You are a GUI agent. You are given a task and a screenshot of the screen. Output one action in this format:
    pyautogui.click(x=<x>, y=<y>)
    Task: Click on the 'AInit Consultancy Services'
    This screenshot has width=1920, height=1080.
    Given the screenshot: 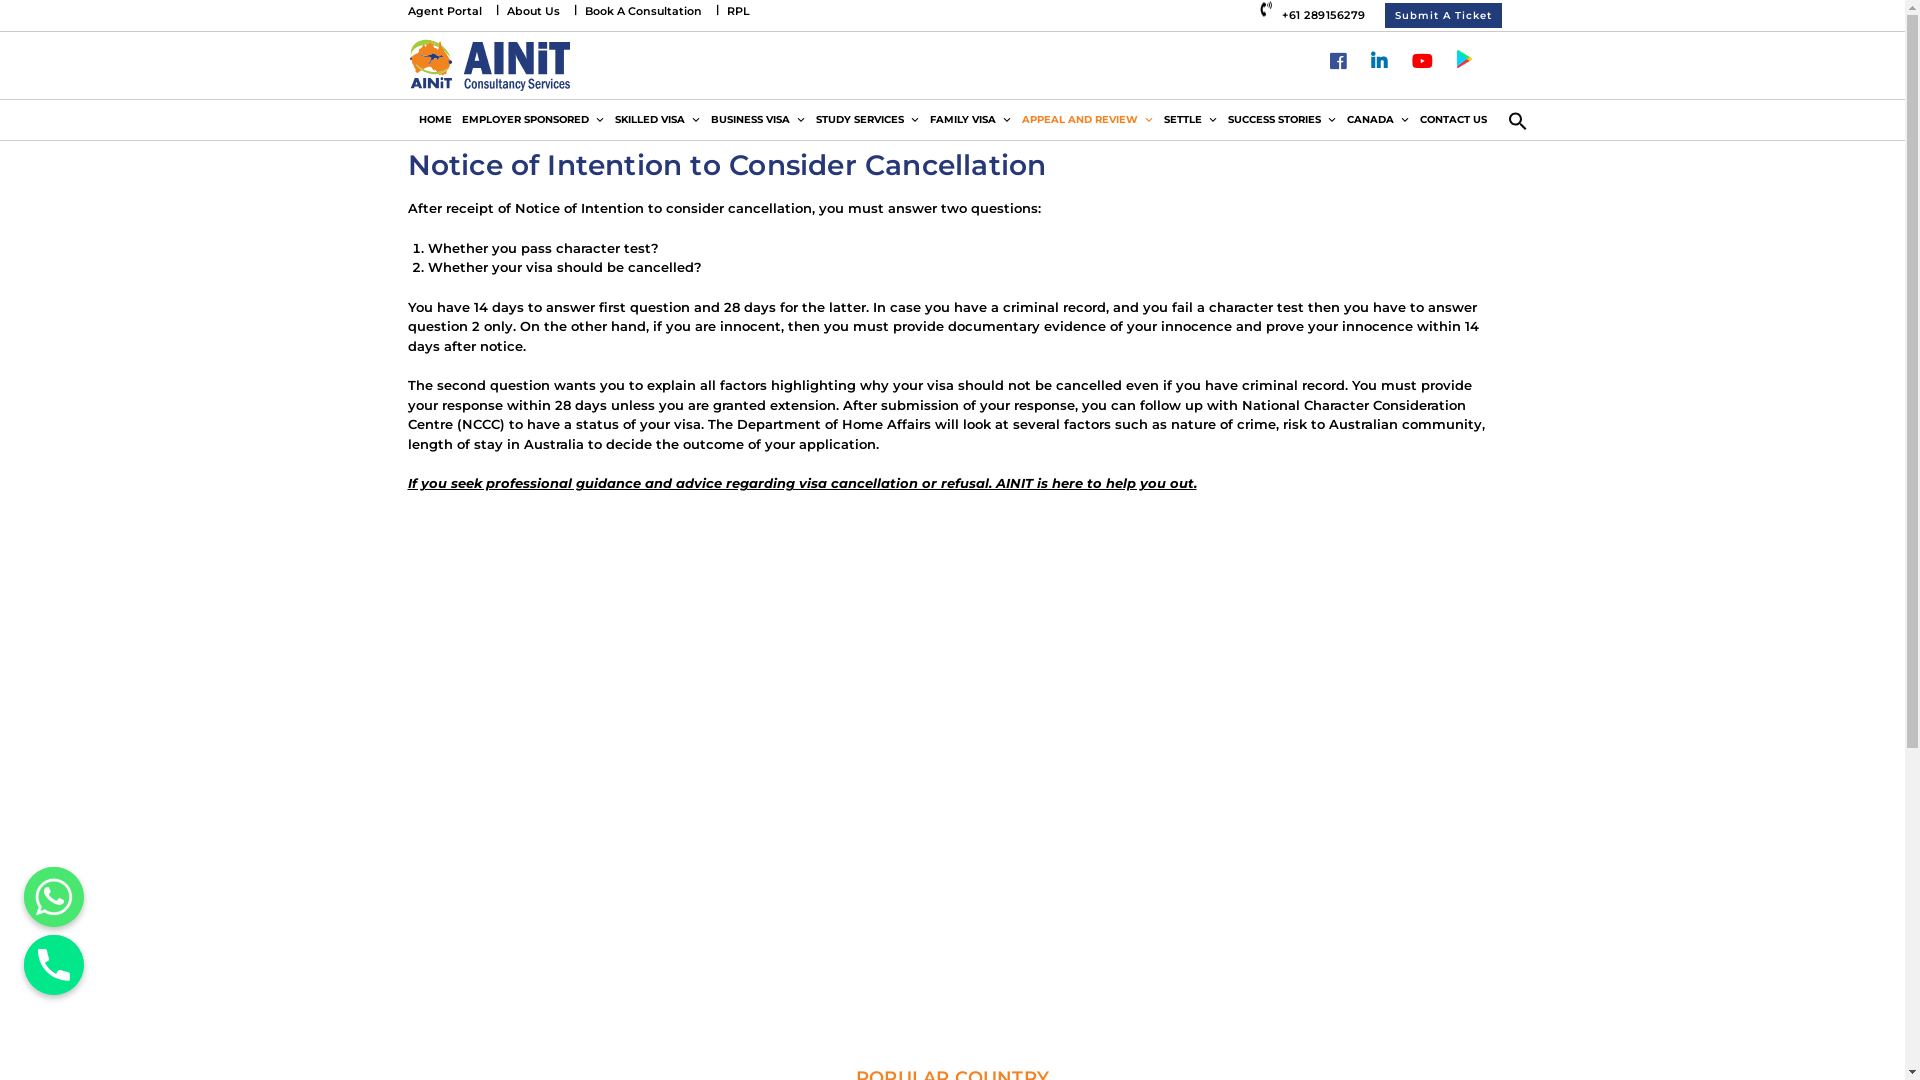 What is the action you would take?
    pyautogui.click(x=489, y=63)
    